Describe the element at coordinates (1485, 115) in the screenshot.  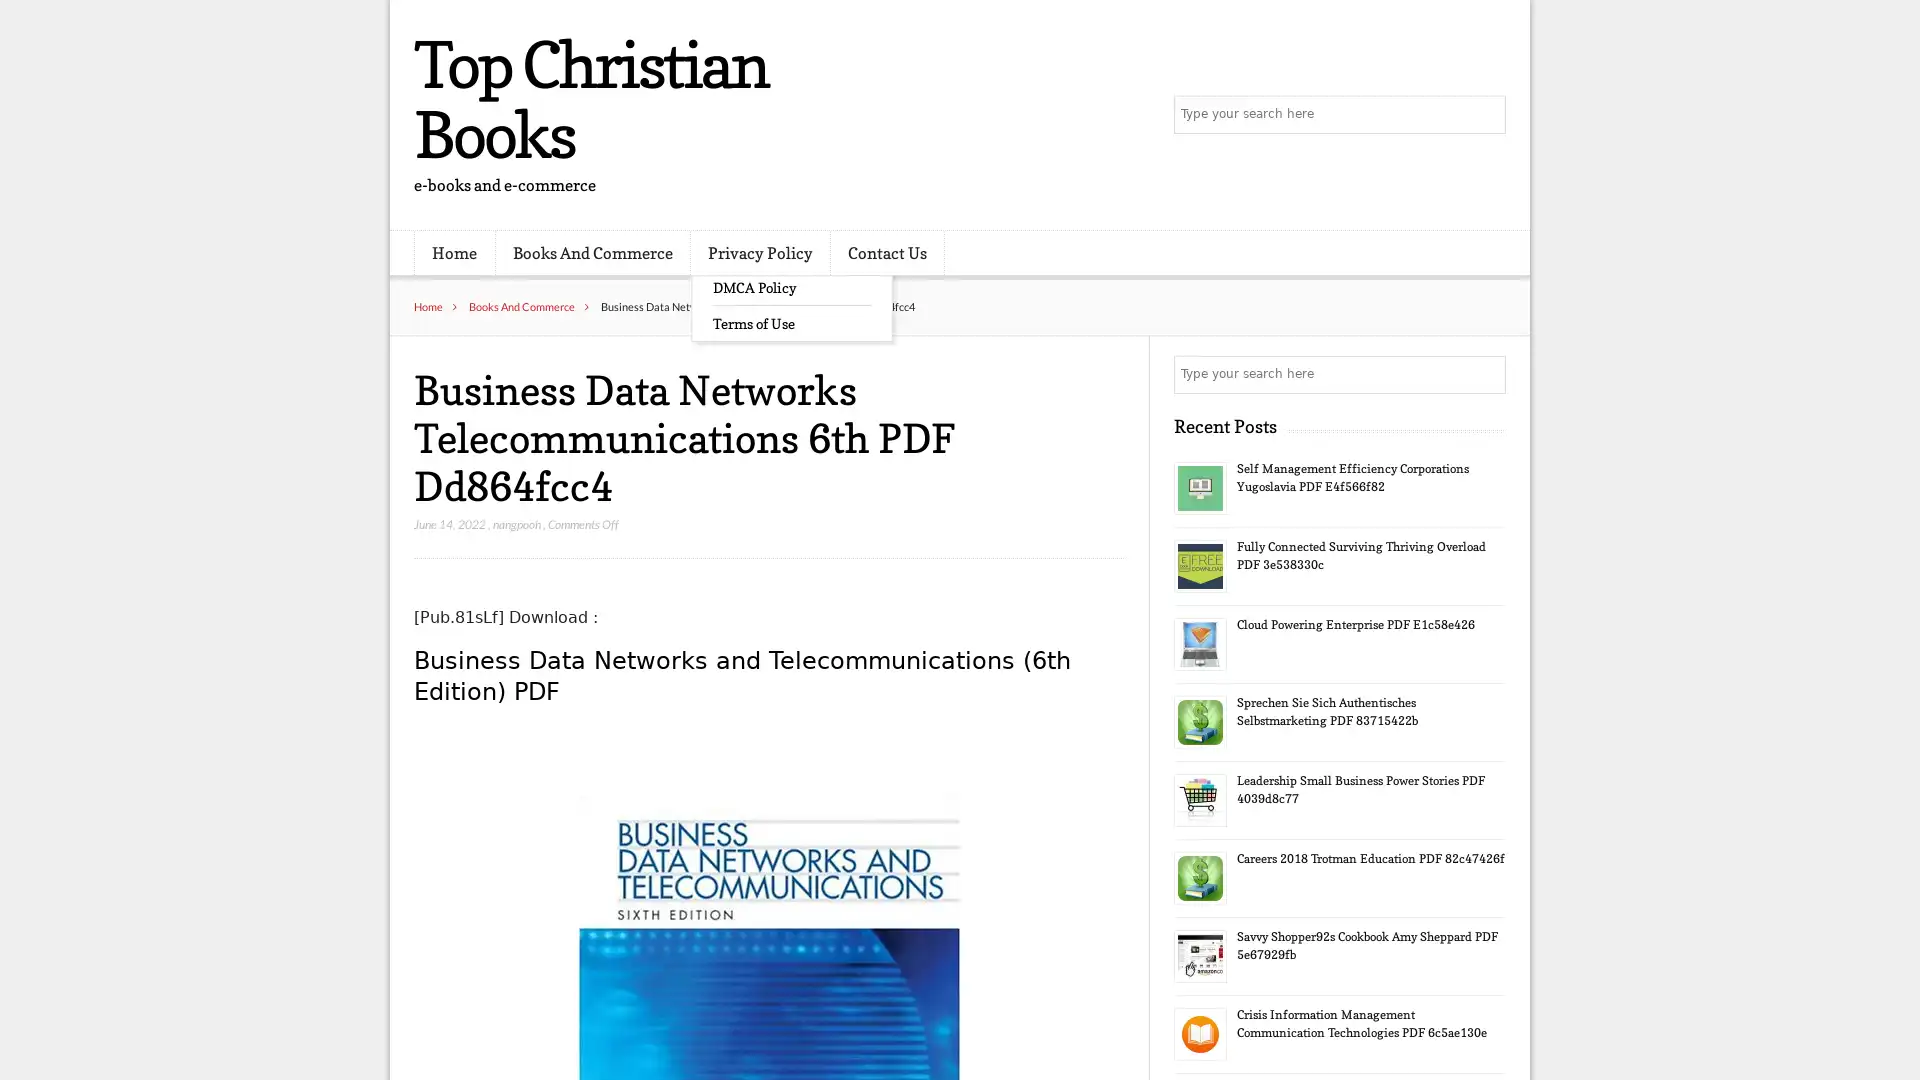
I see `Search` at that location.